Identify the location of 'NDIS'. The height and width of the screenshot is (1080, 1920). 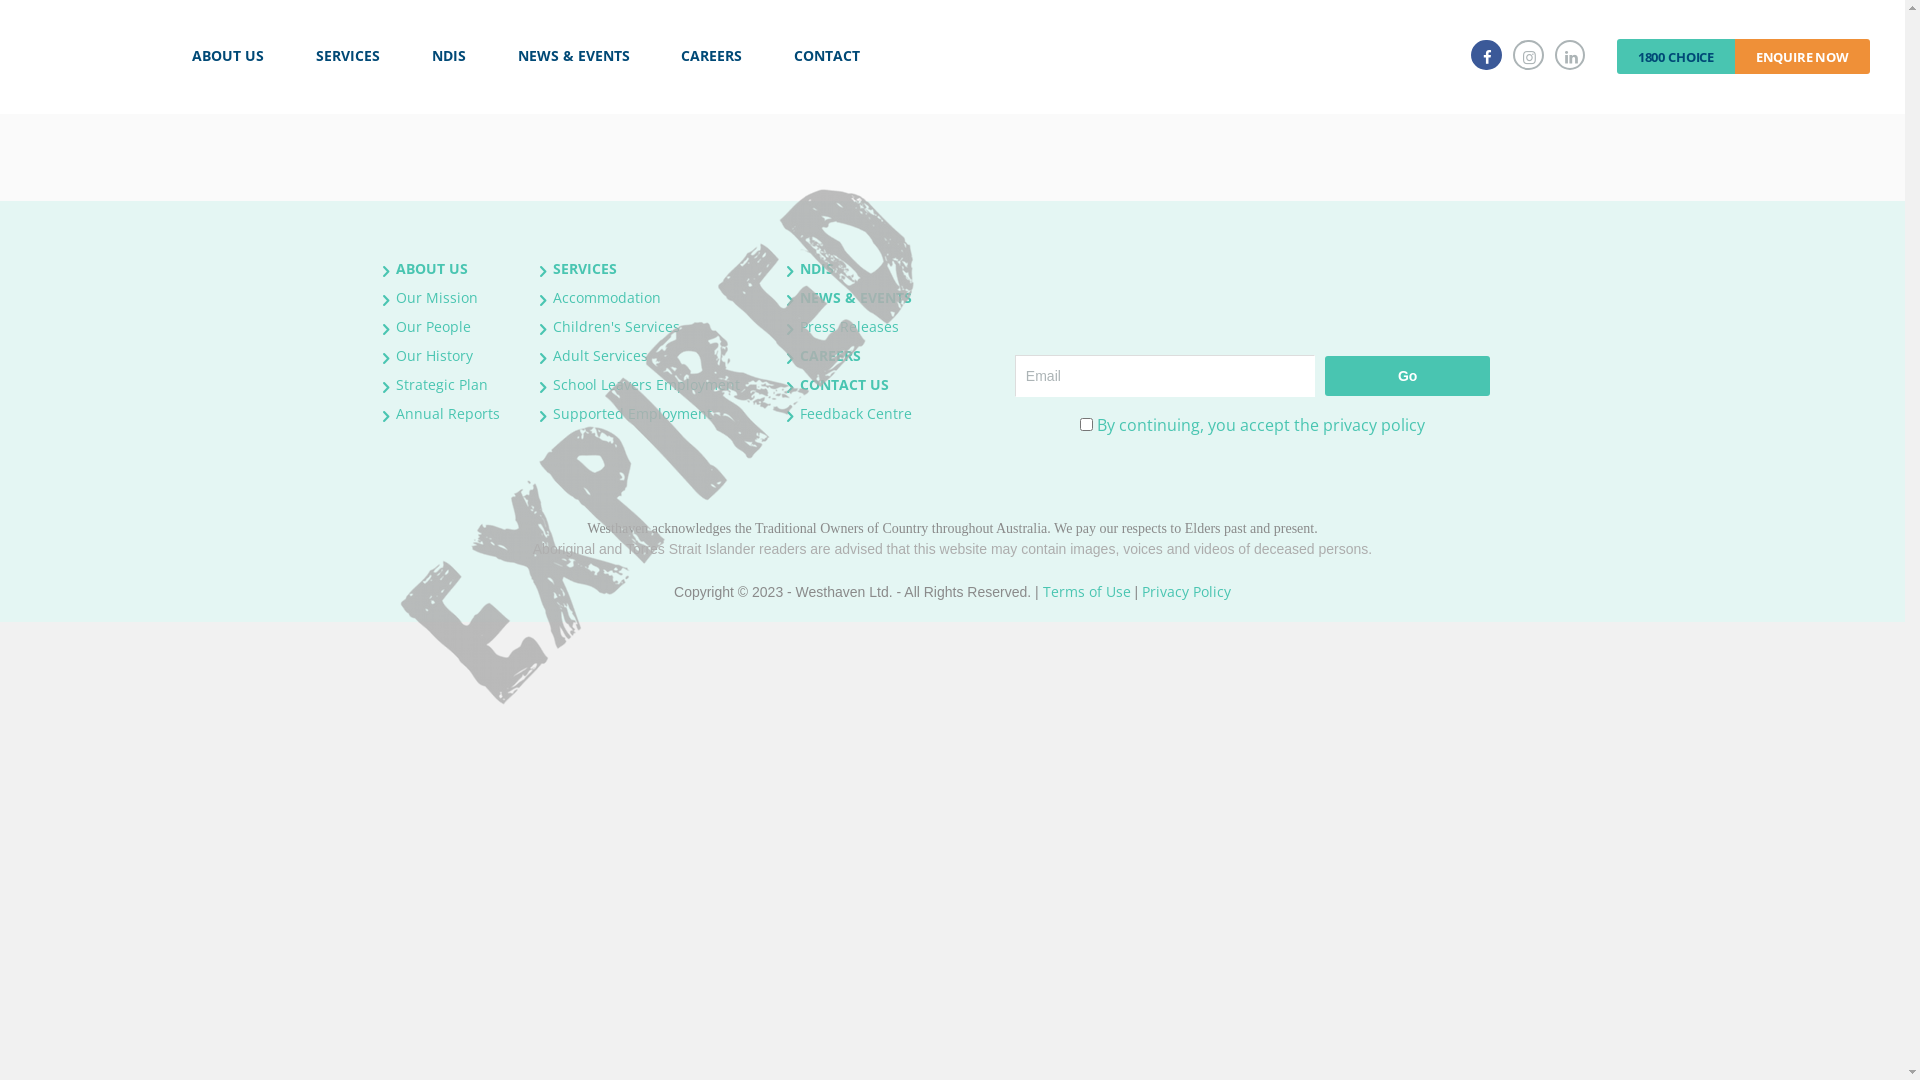
(816, 267).